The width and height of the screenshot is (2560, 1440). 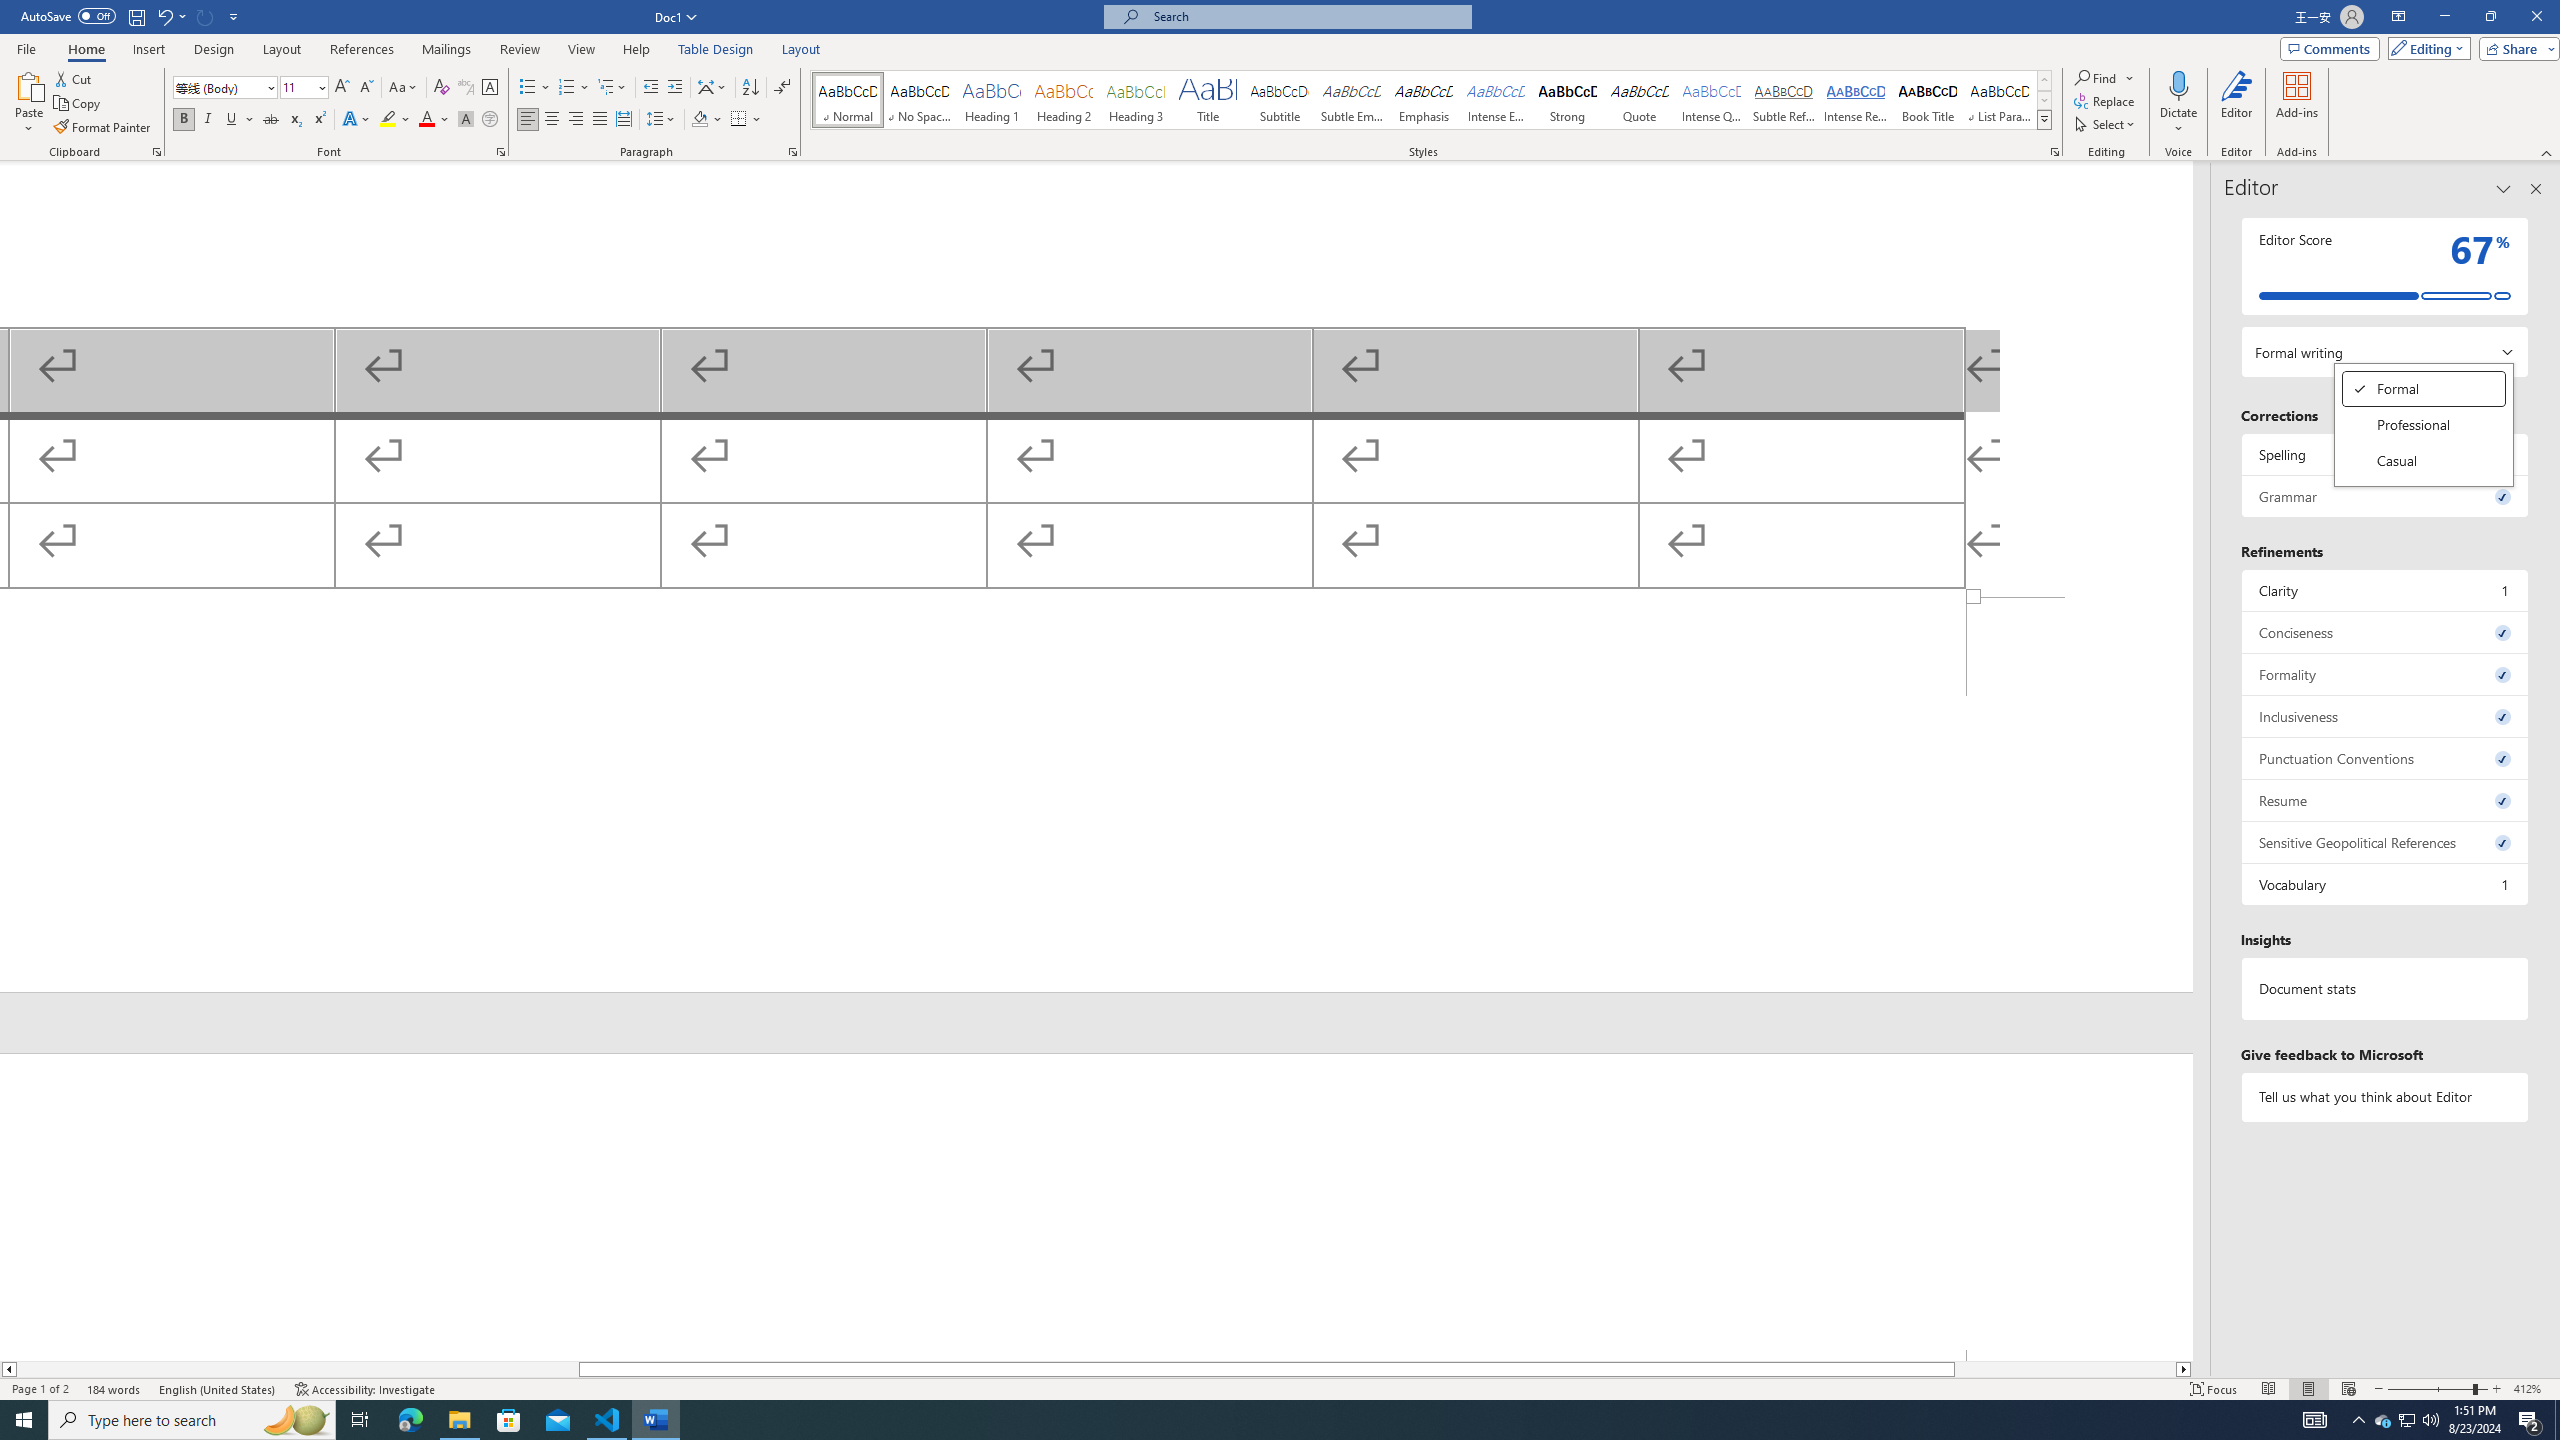 I want to click on 'Page right', so click(x=2064, y=1368).